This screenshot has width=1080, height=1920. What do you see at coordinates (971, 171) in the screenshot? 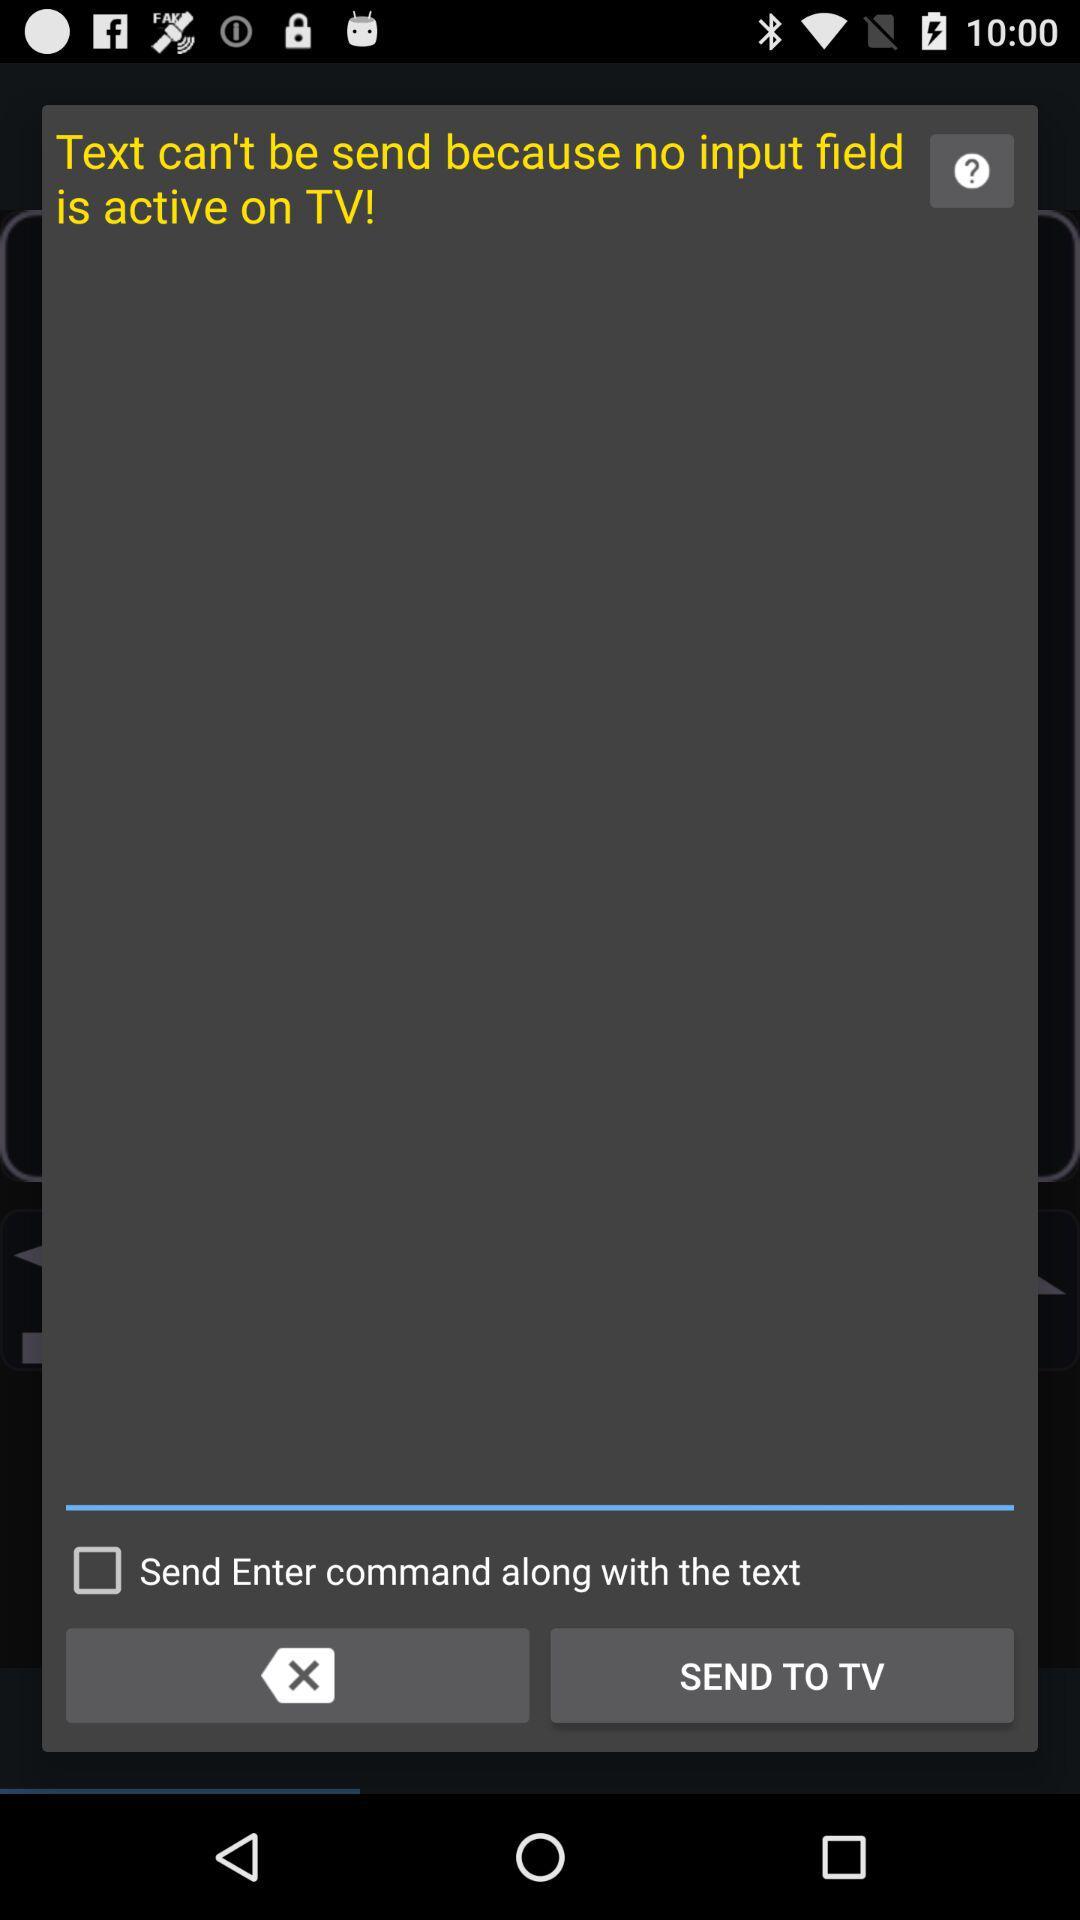
I see `more info` at bounding box center [971, 171].